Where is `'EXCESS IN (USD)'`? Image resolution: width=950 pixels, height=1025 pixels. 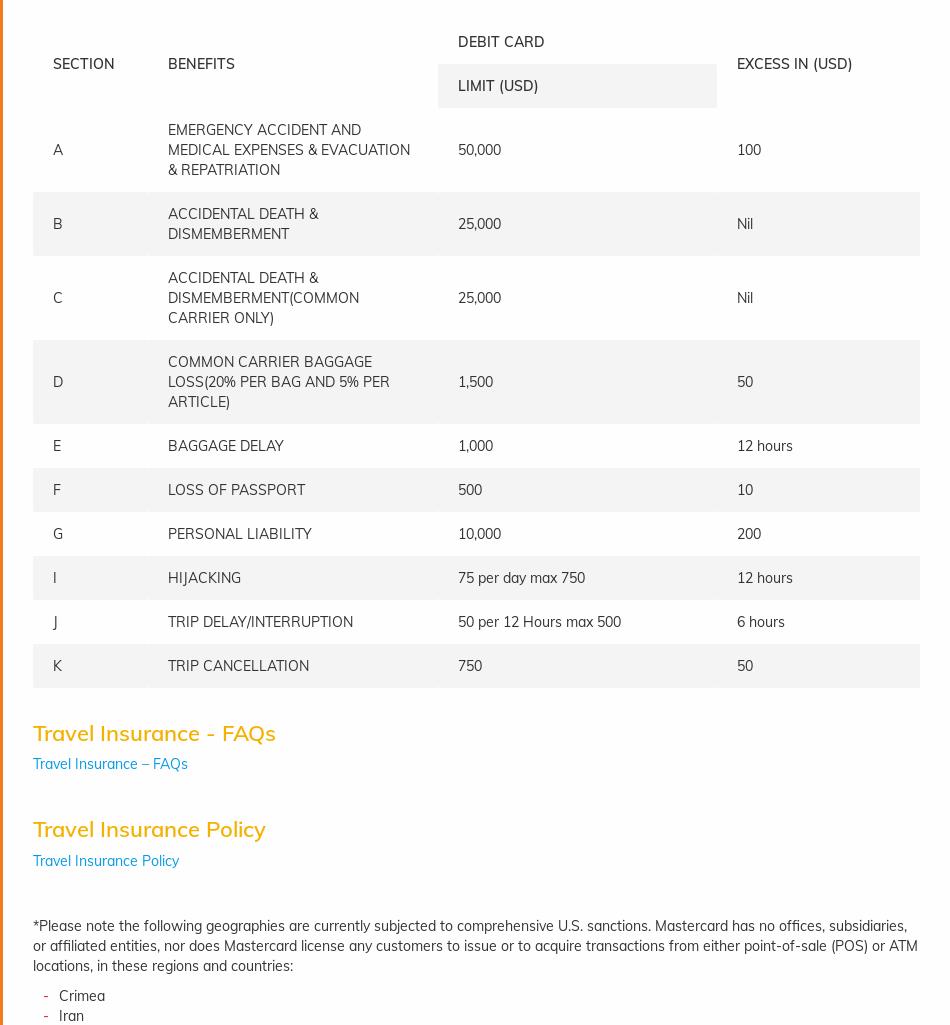 'EXCESS IN (USD)' is located at coordinates (793, 62).